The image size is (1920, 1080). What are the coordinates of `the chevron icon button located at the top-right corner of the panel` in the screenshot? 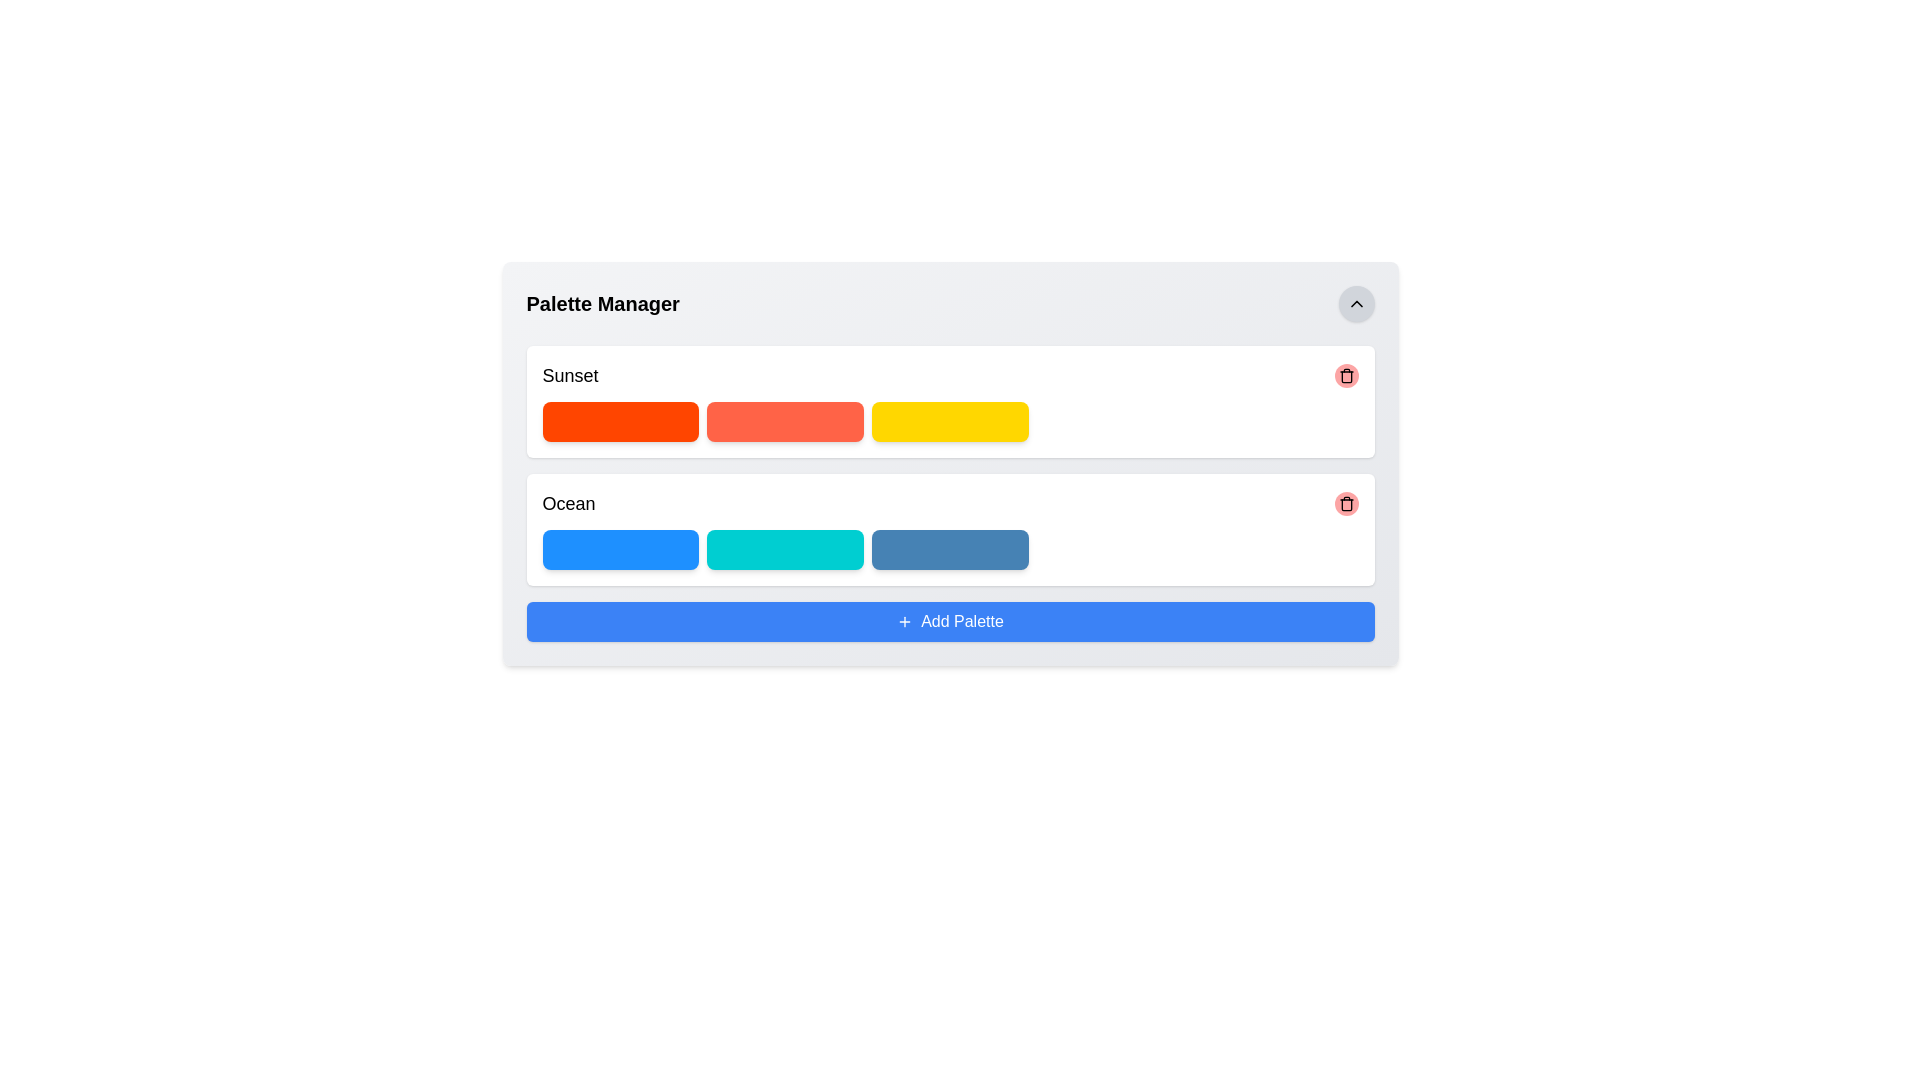 It's located at (1356, 304).